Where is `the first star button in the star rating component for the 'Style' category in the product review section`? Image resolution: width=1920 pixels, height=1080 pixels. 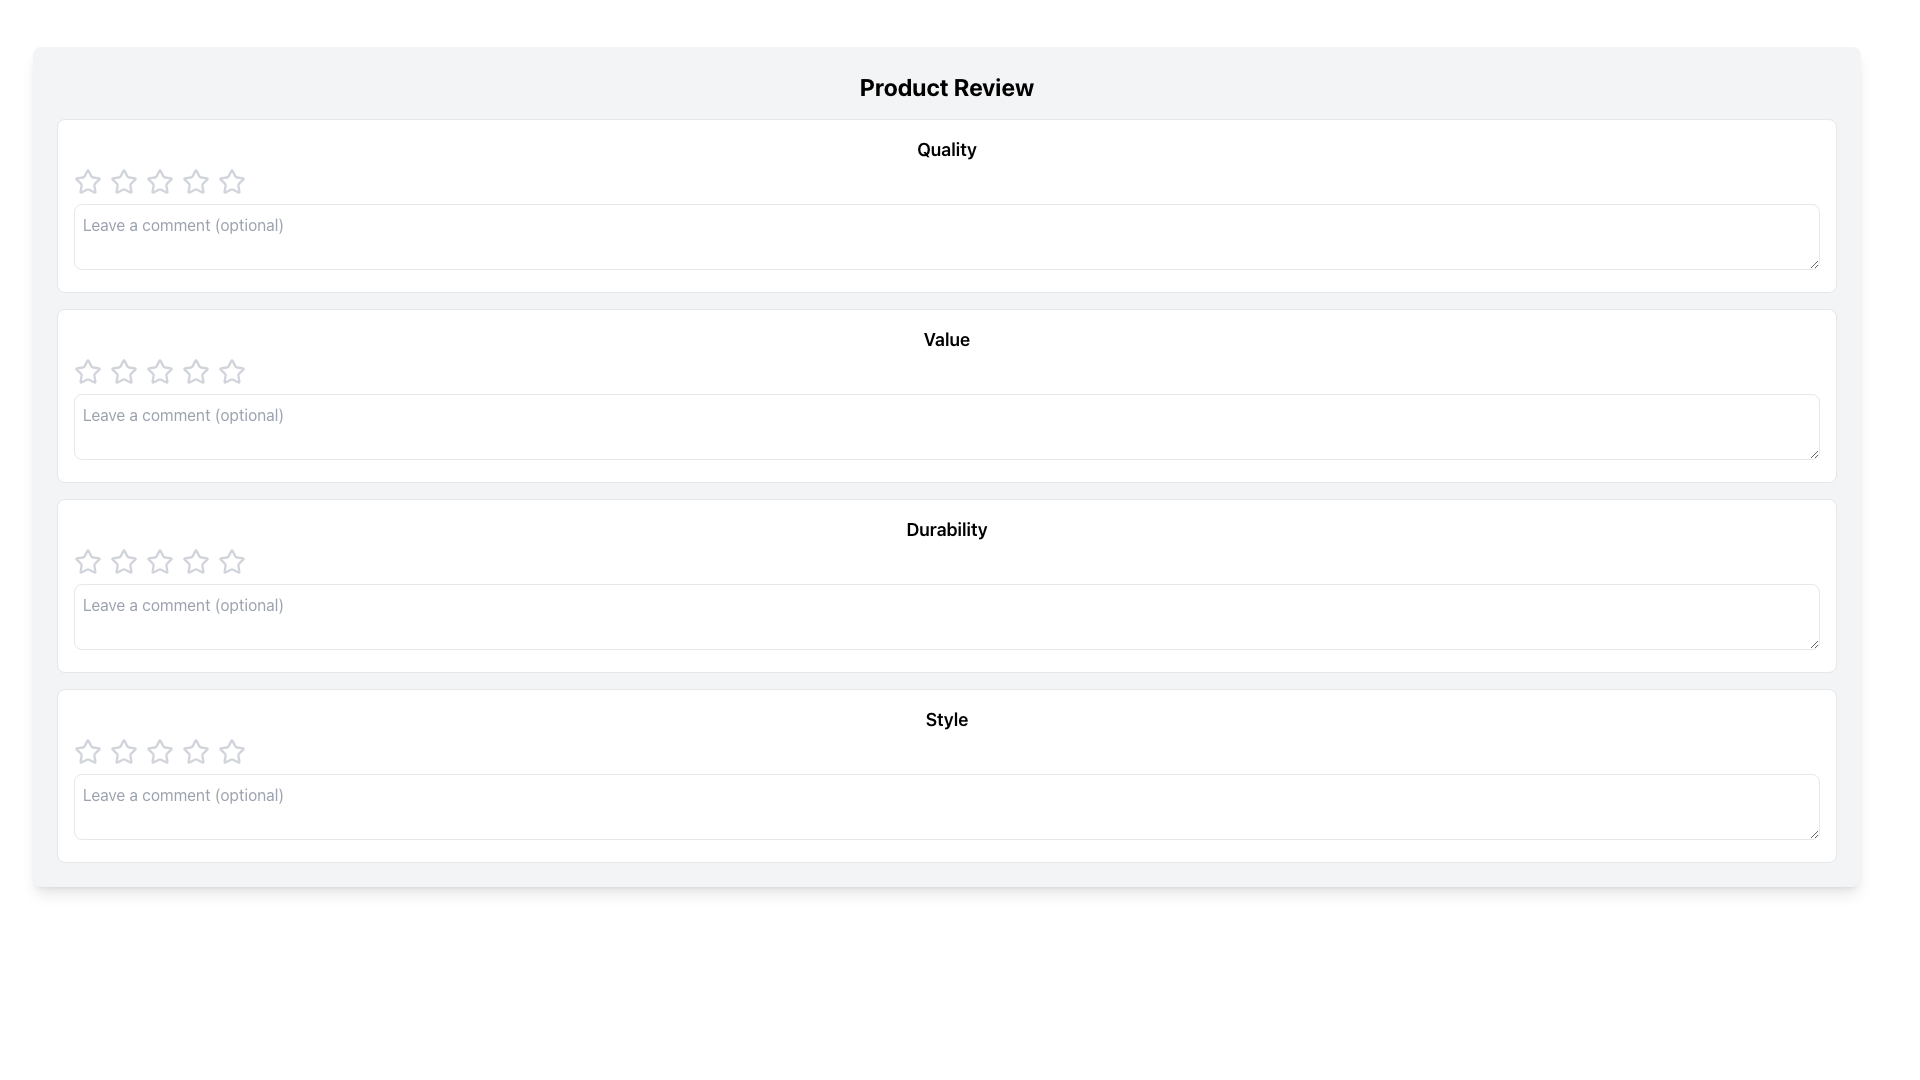
the first star button in the star rating component for the 'Style' category in the product review section is located at coordinates (86, 752).